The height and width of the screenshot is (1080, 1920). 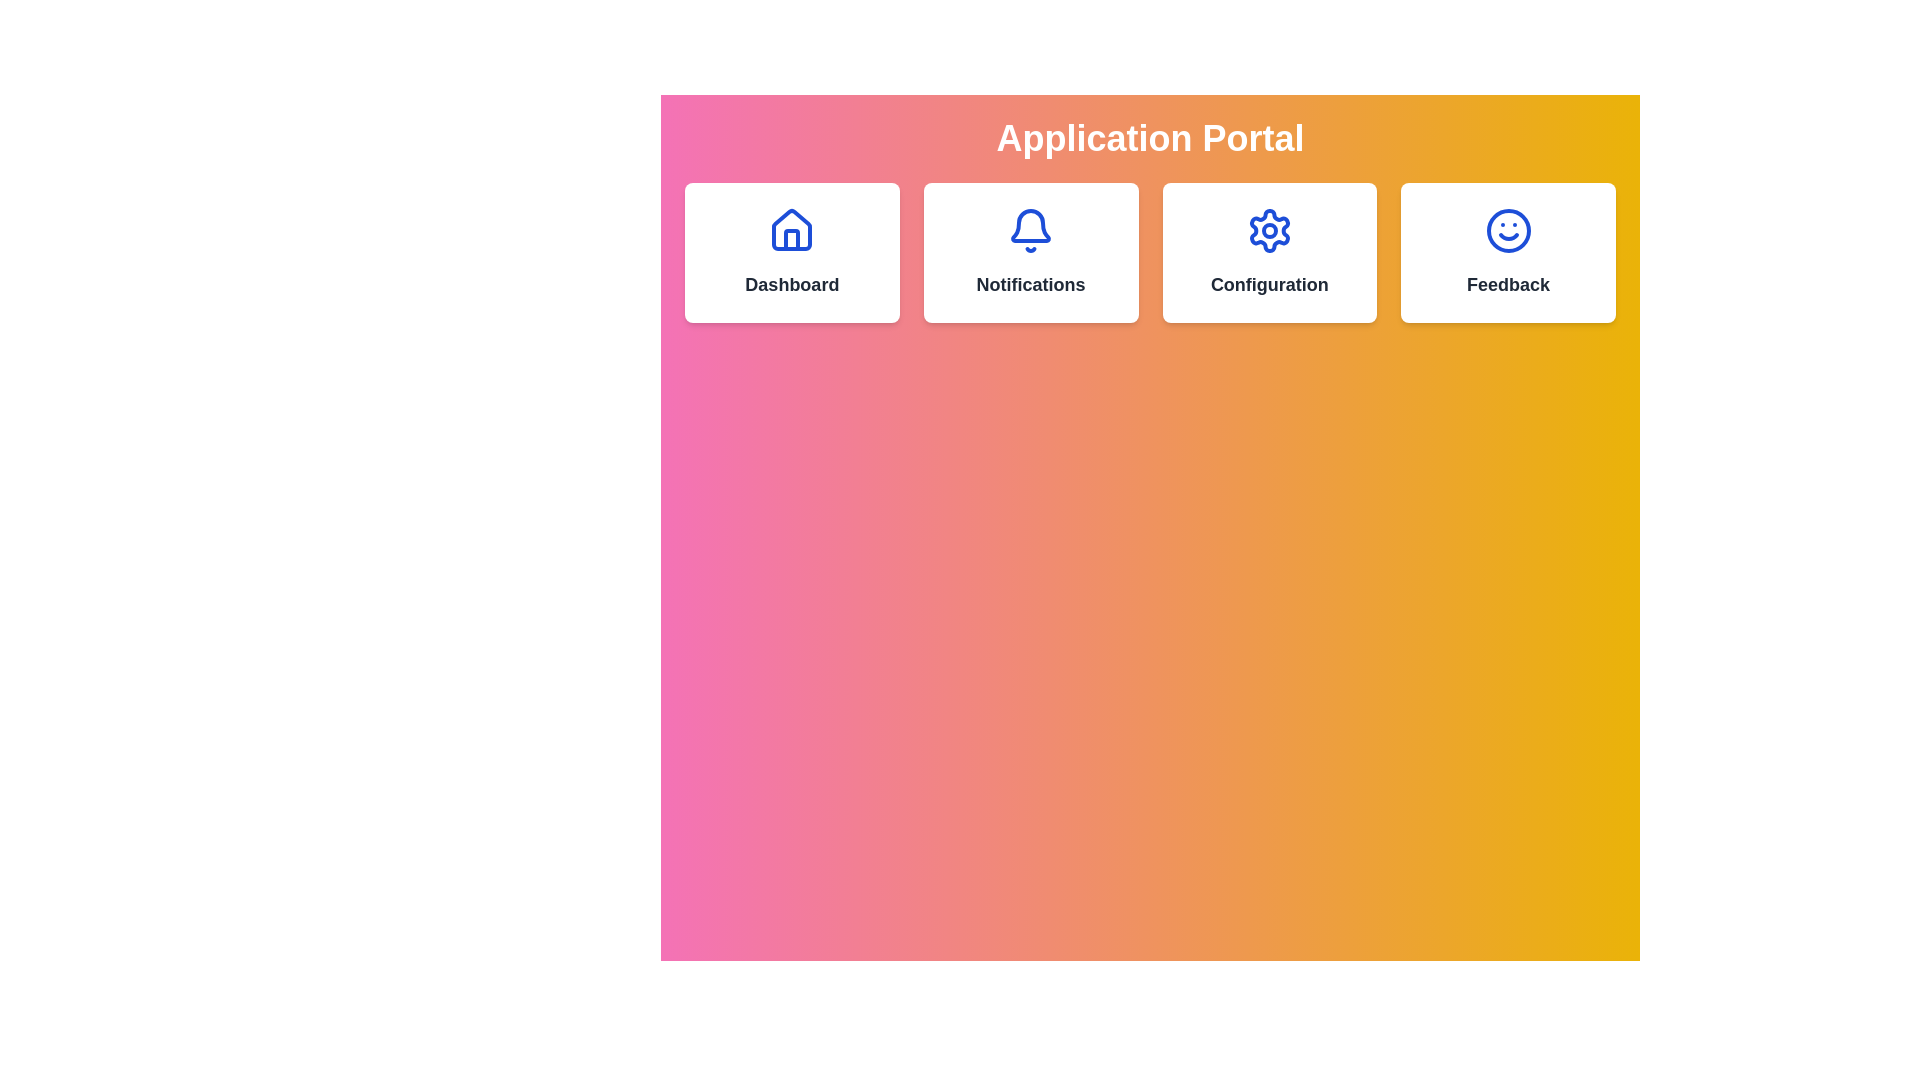 What do you see at coordinates (1268, 252) in the screenshot?
I see `the 'Configuration' button located in the third column of the 2x4 grid layout` at bounding box center [1268, 252].